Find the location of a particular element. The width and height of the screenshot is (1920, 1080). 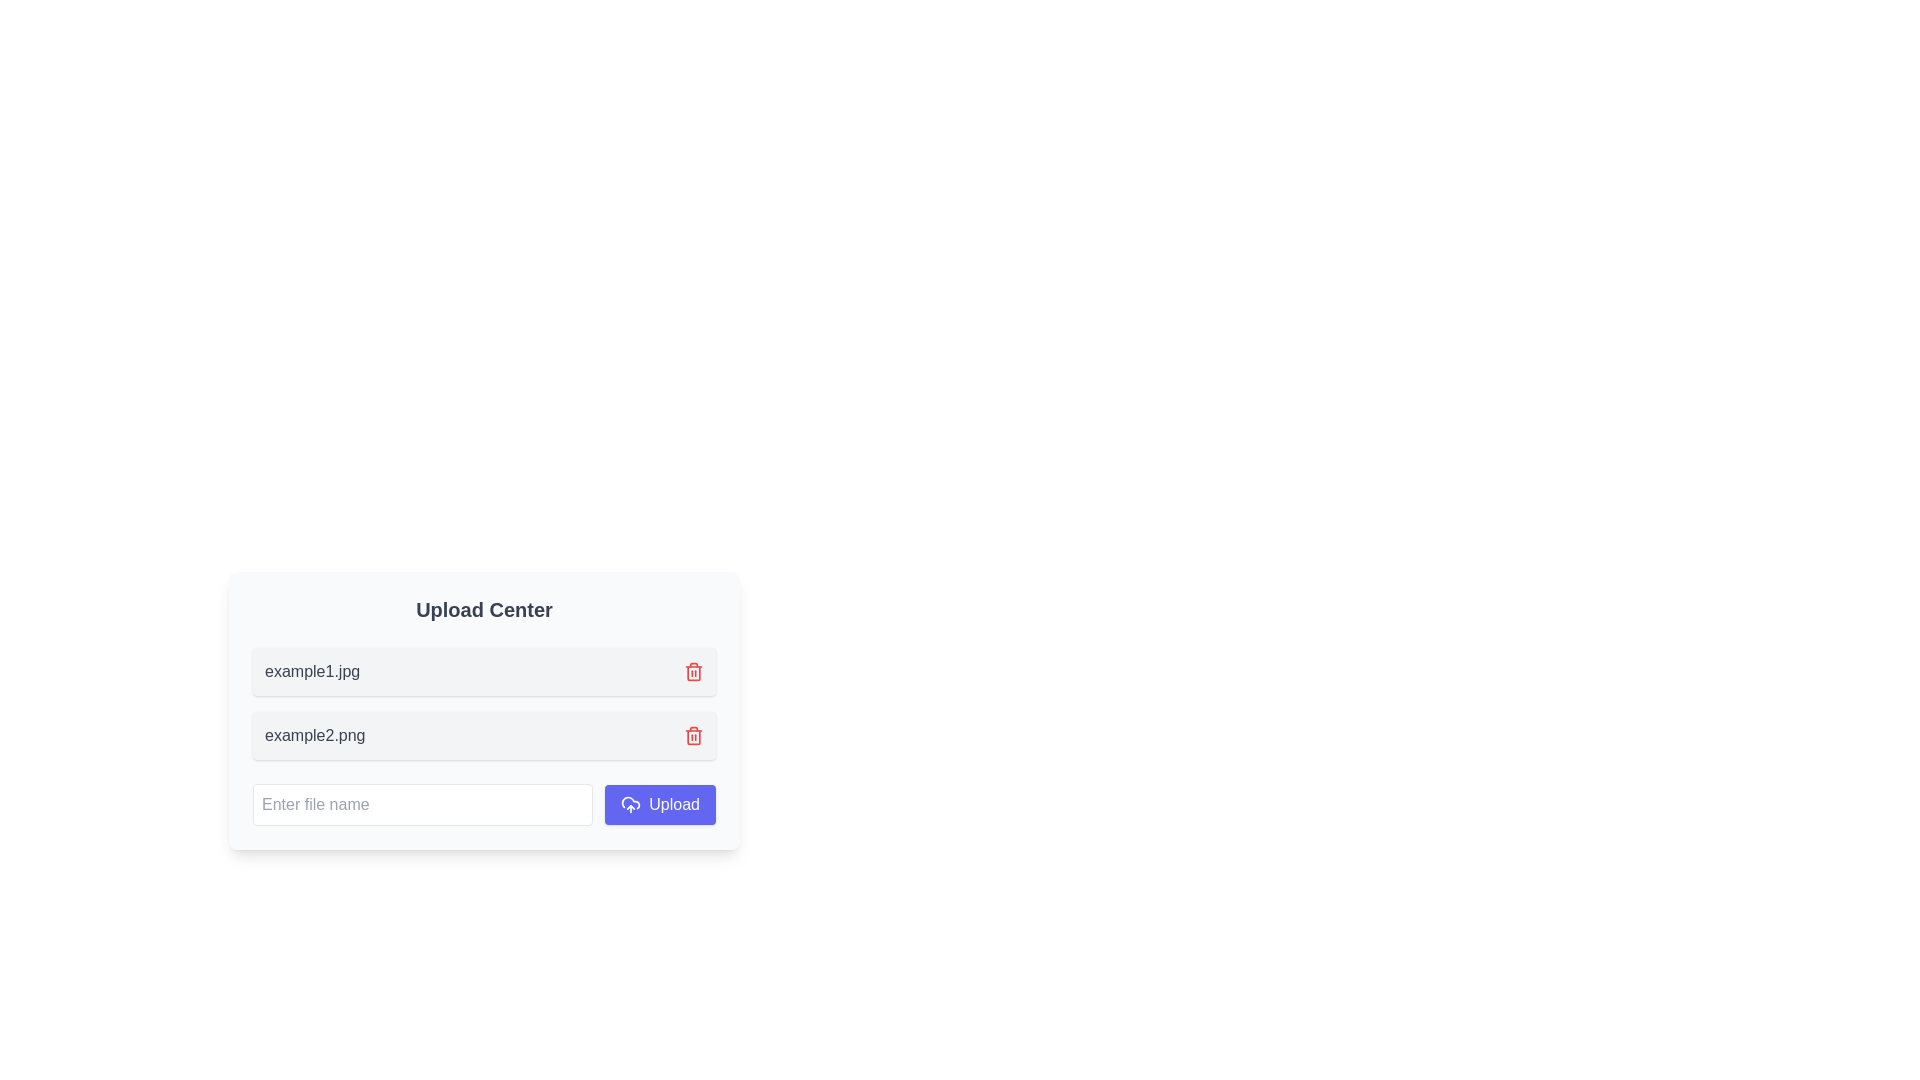

the static text label displaying the name of an uploaded or listed file, located on the left section of a horizontally arranged bar with rounded corners and a light gray background is located at coordinates (311, 671).